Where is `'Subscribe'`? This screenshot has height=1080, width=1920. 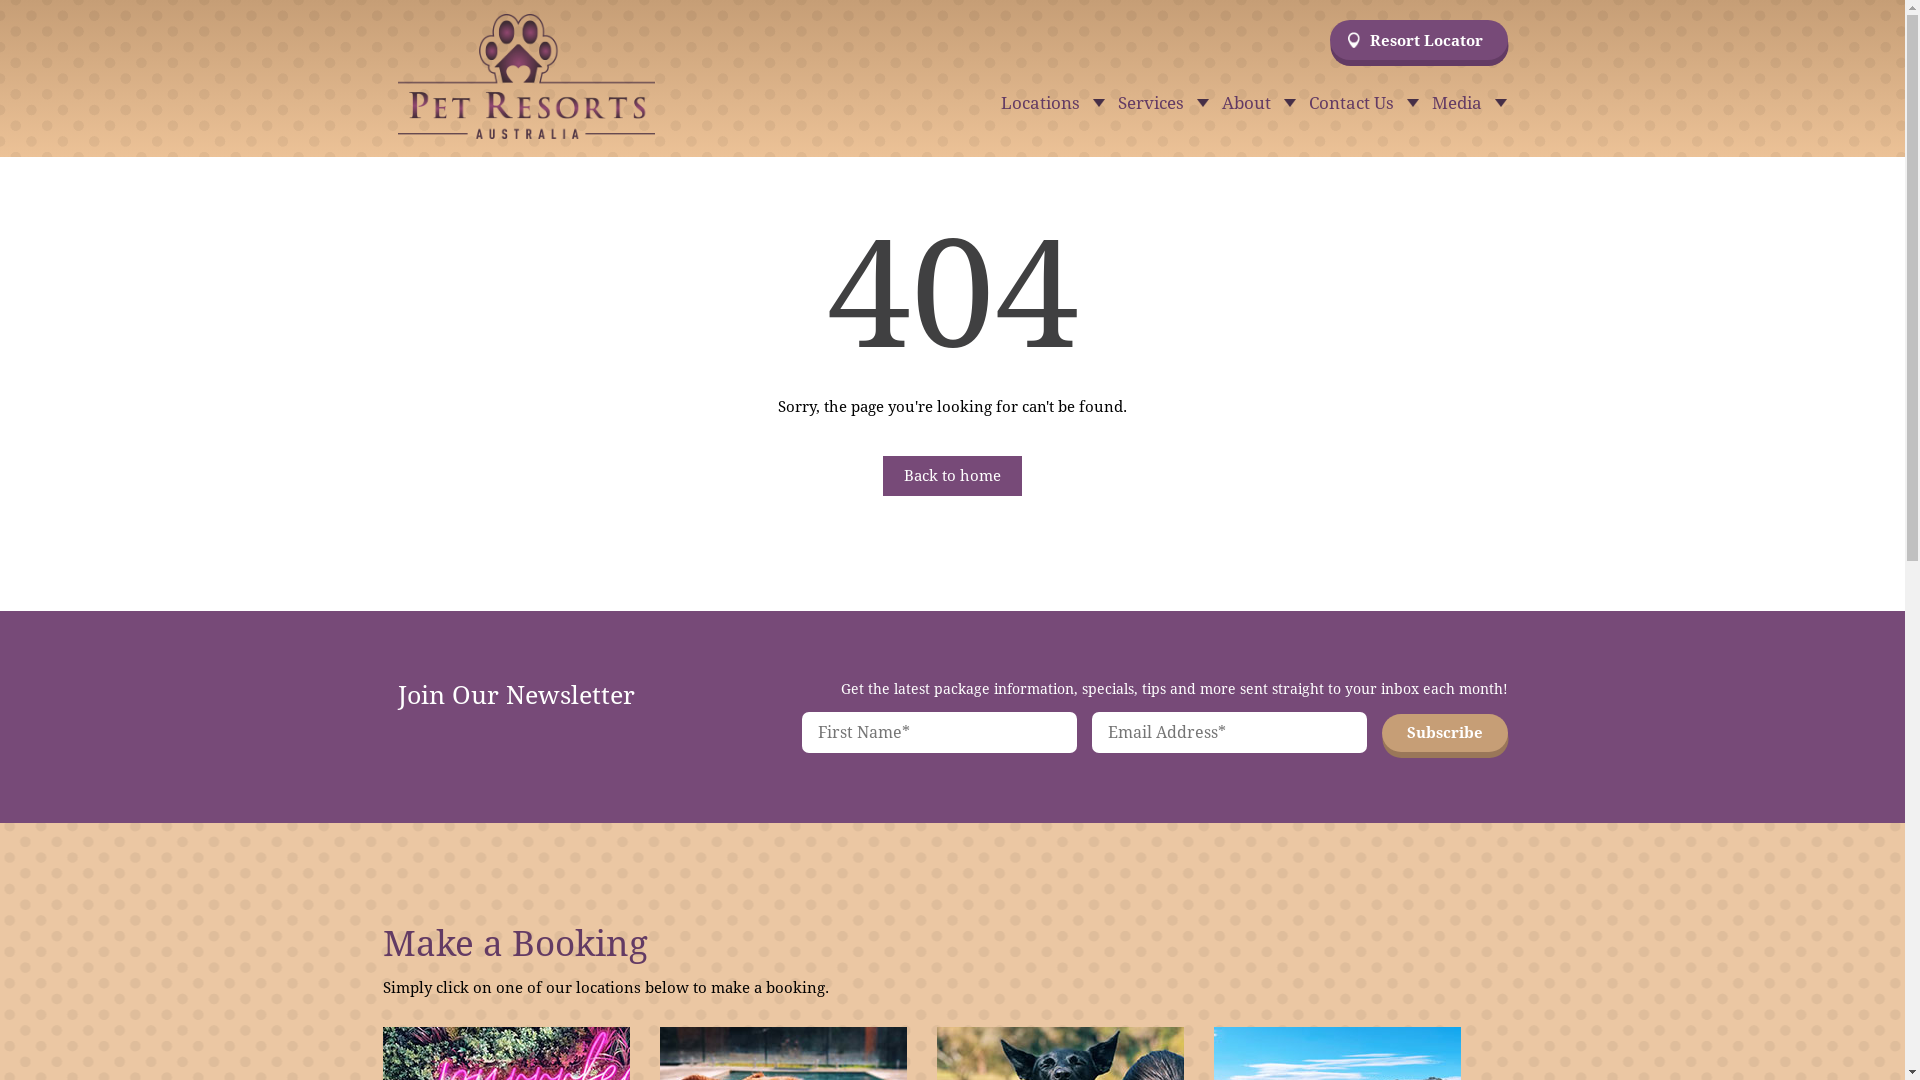
'Subscribe' is located at coordinates (1444, 732).